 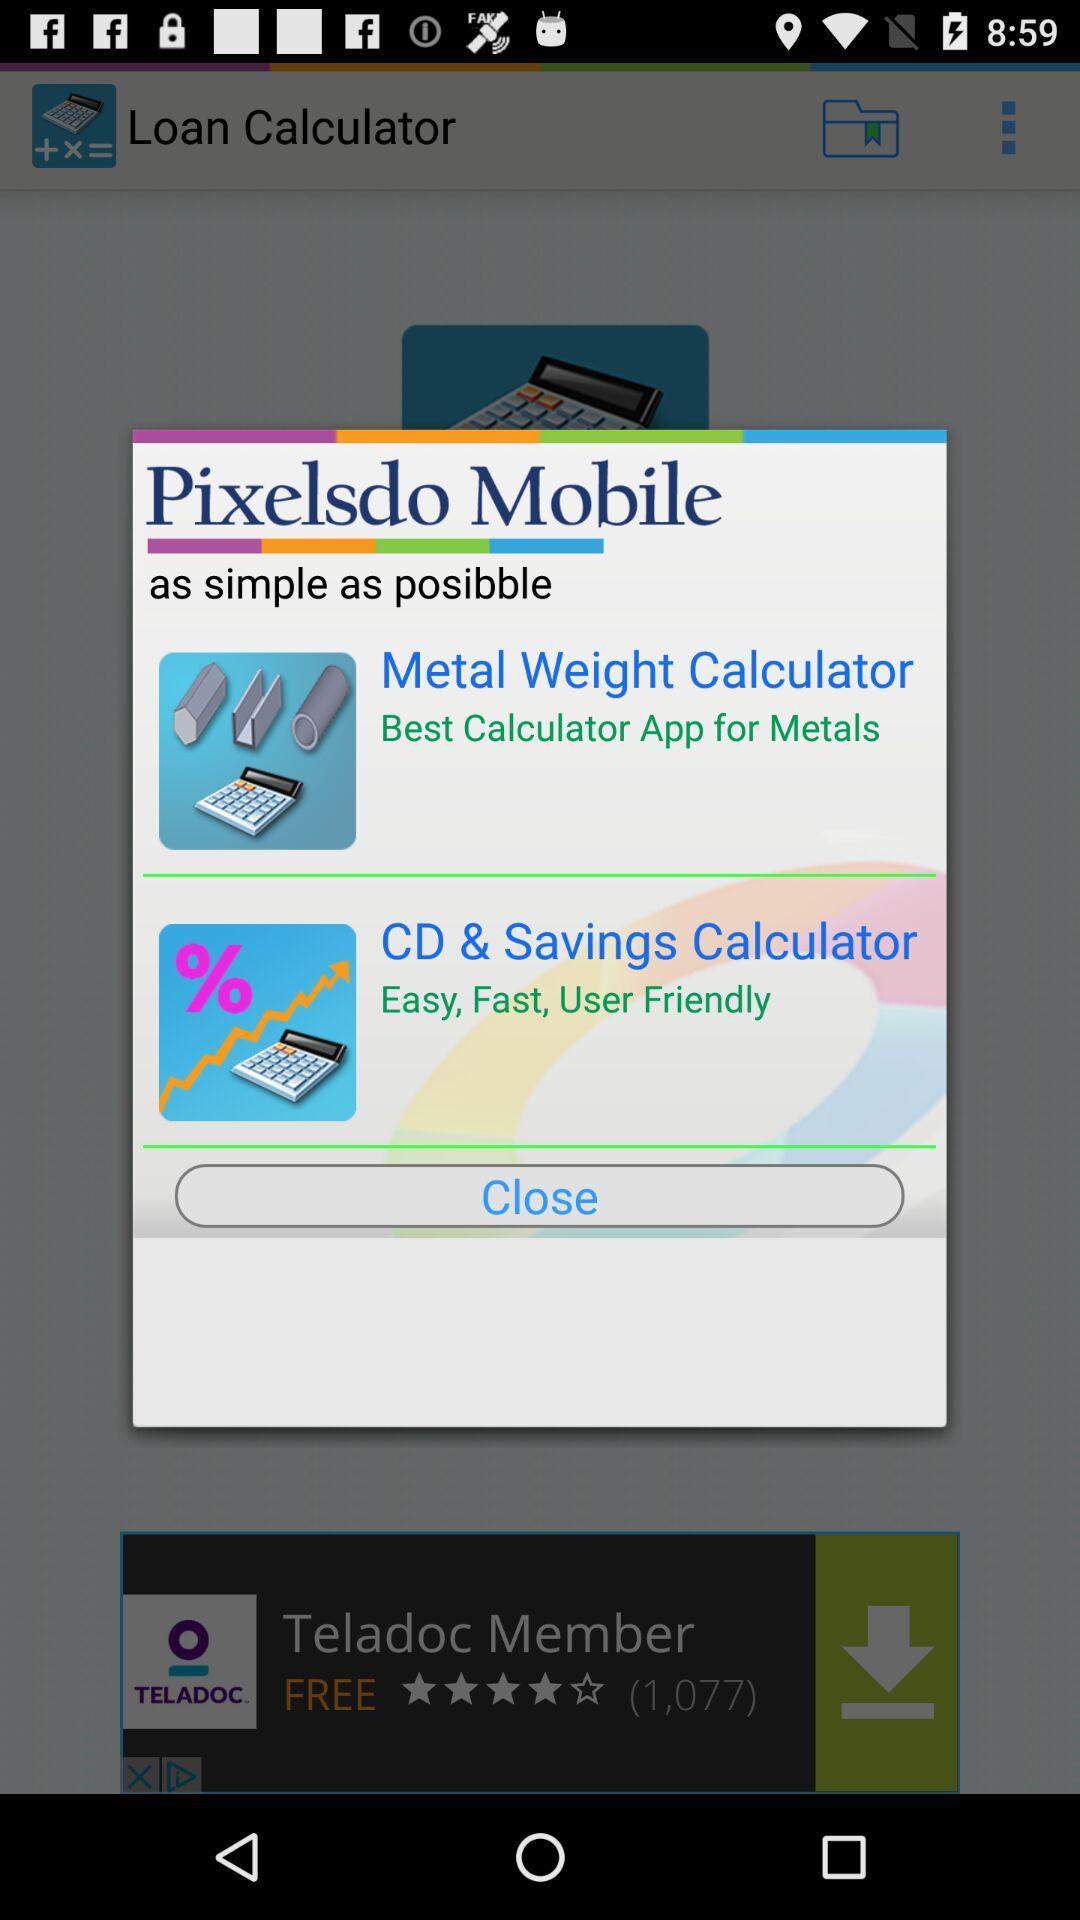 I want to click on close, so click(x=538, y=1195).